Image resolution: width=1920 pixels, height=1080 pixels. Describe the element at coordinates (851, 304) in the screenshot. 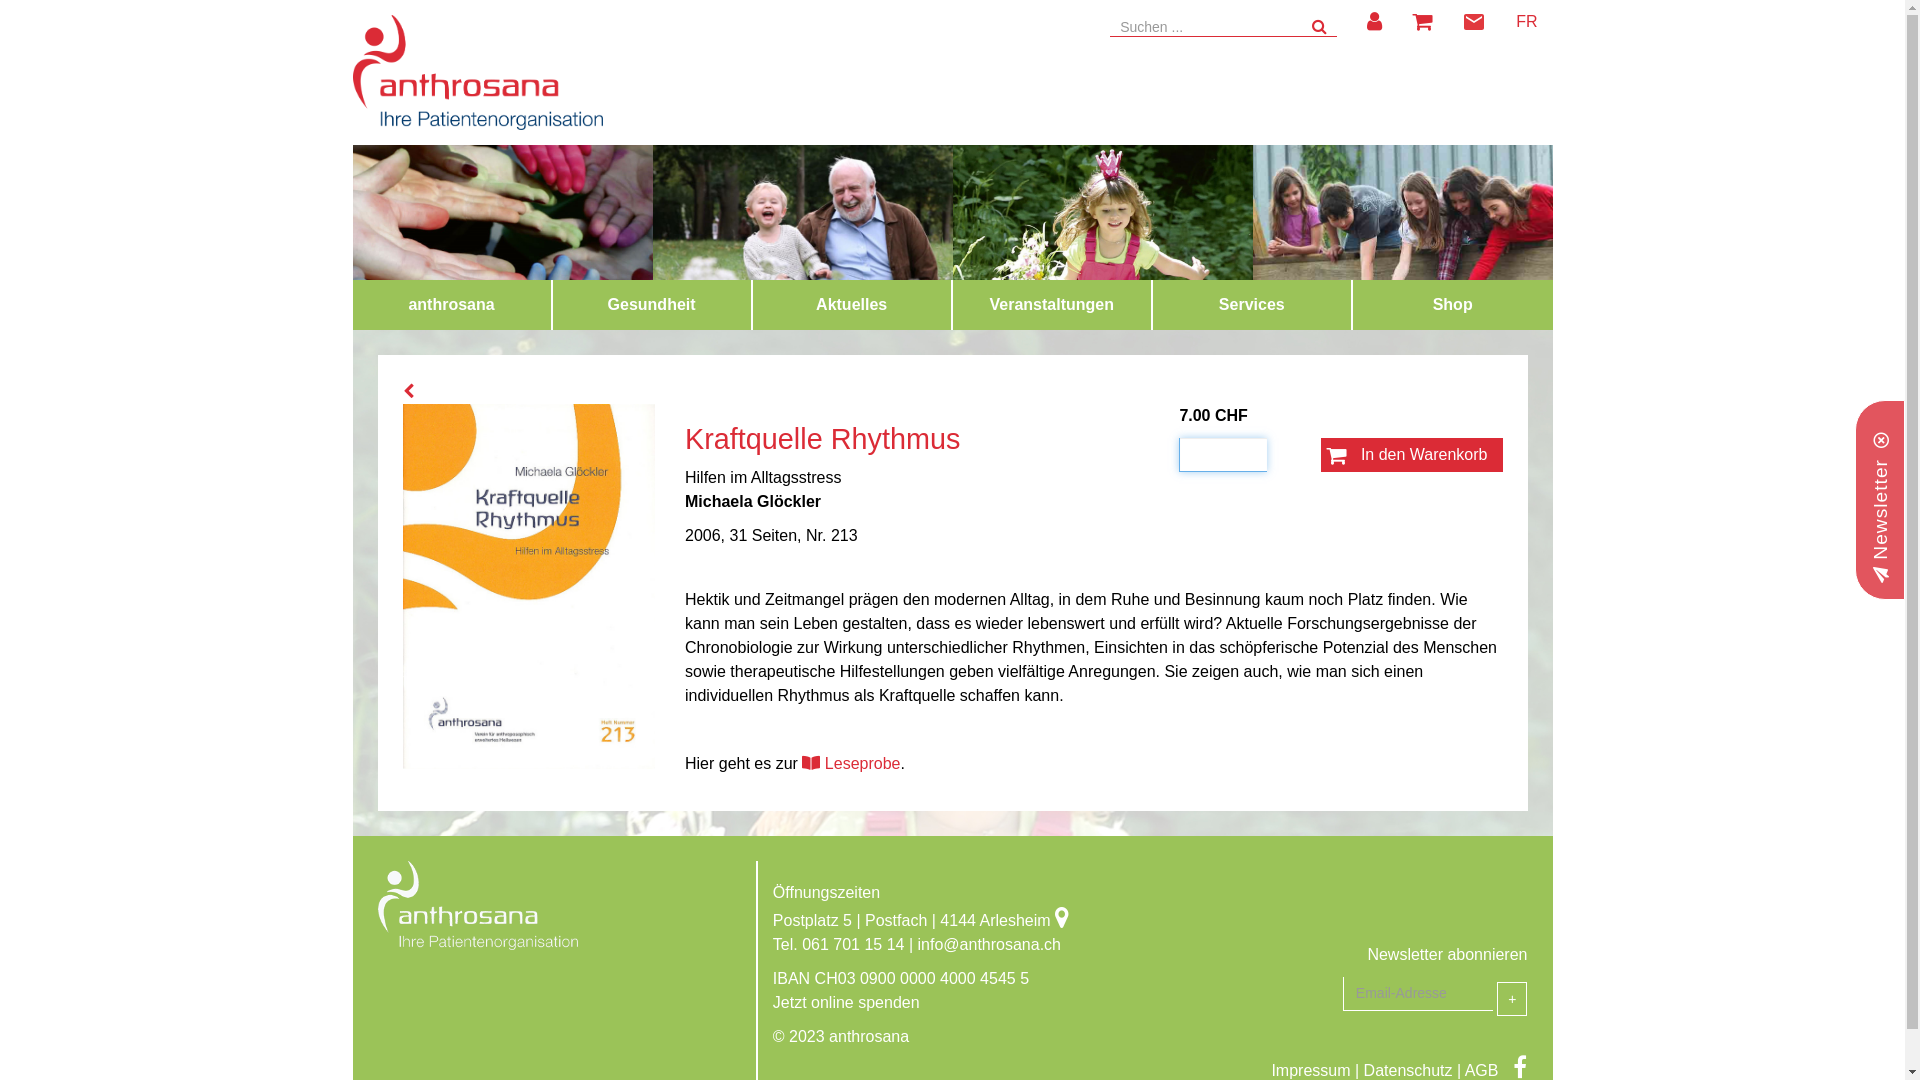

I see `'Aktuelles'` at that location.